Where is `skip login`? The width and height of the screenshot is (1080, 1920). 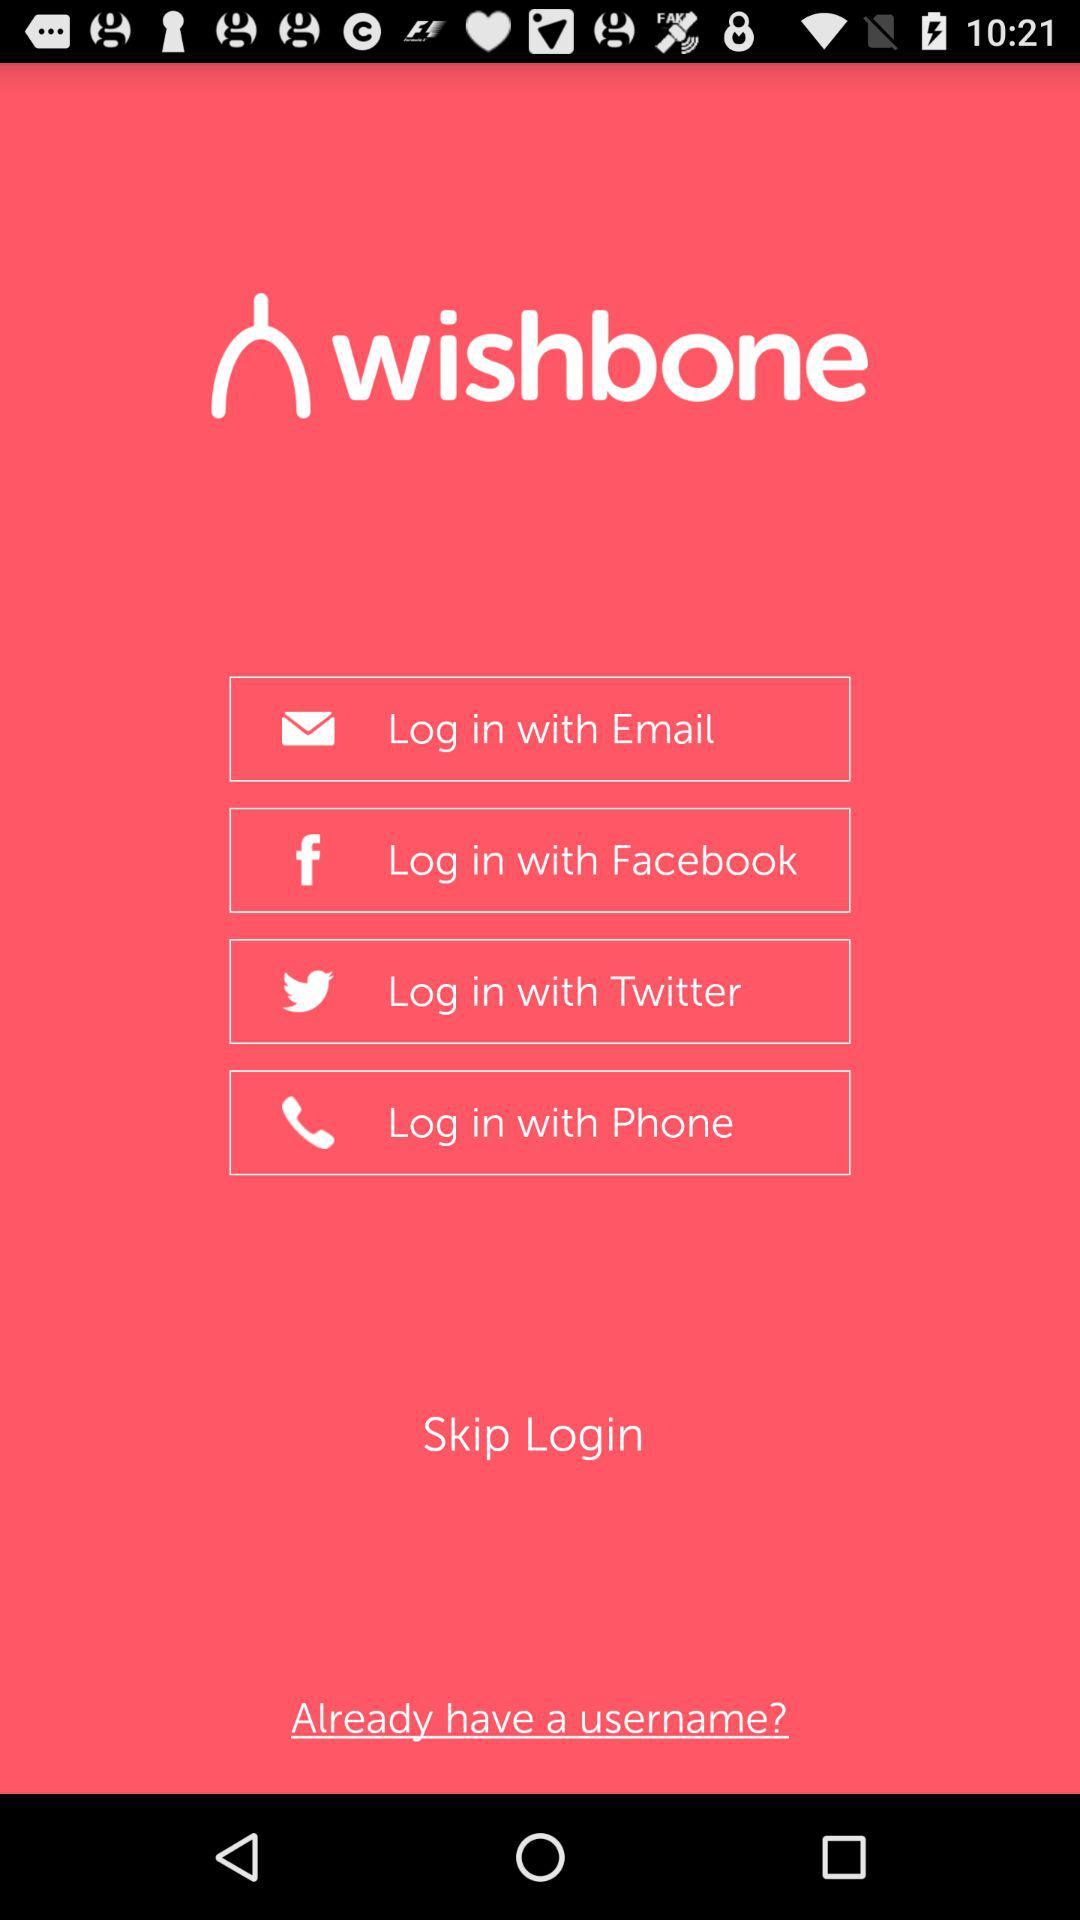
skip login is located at coordinates (538, 1433).